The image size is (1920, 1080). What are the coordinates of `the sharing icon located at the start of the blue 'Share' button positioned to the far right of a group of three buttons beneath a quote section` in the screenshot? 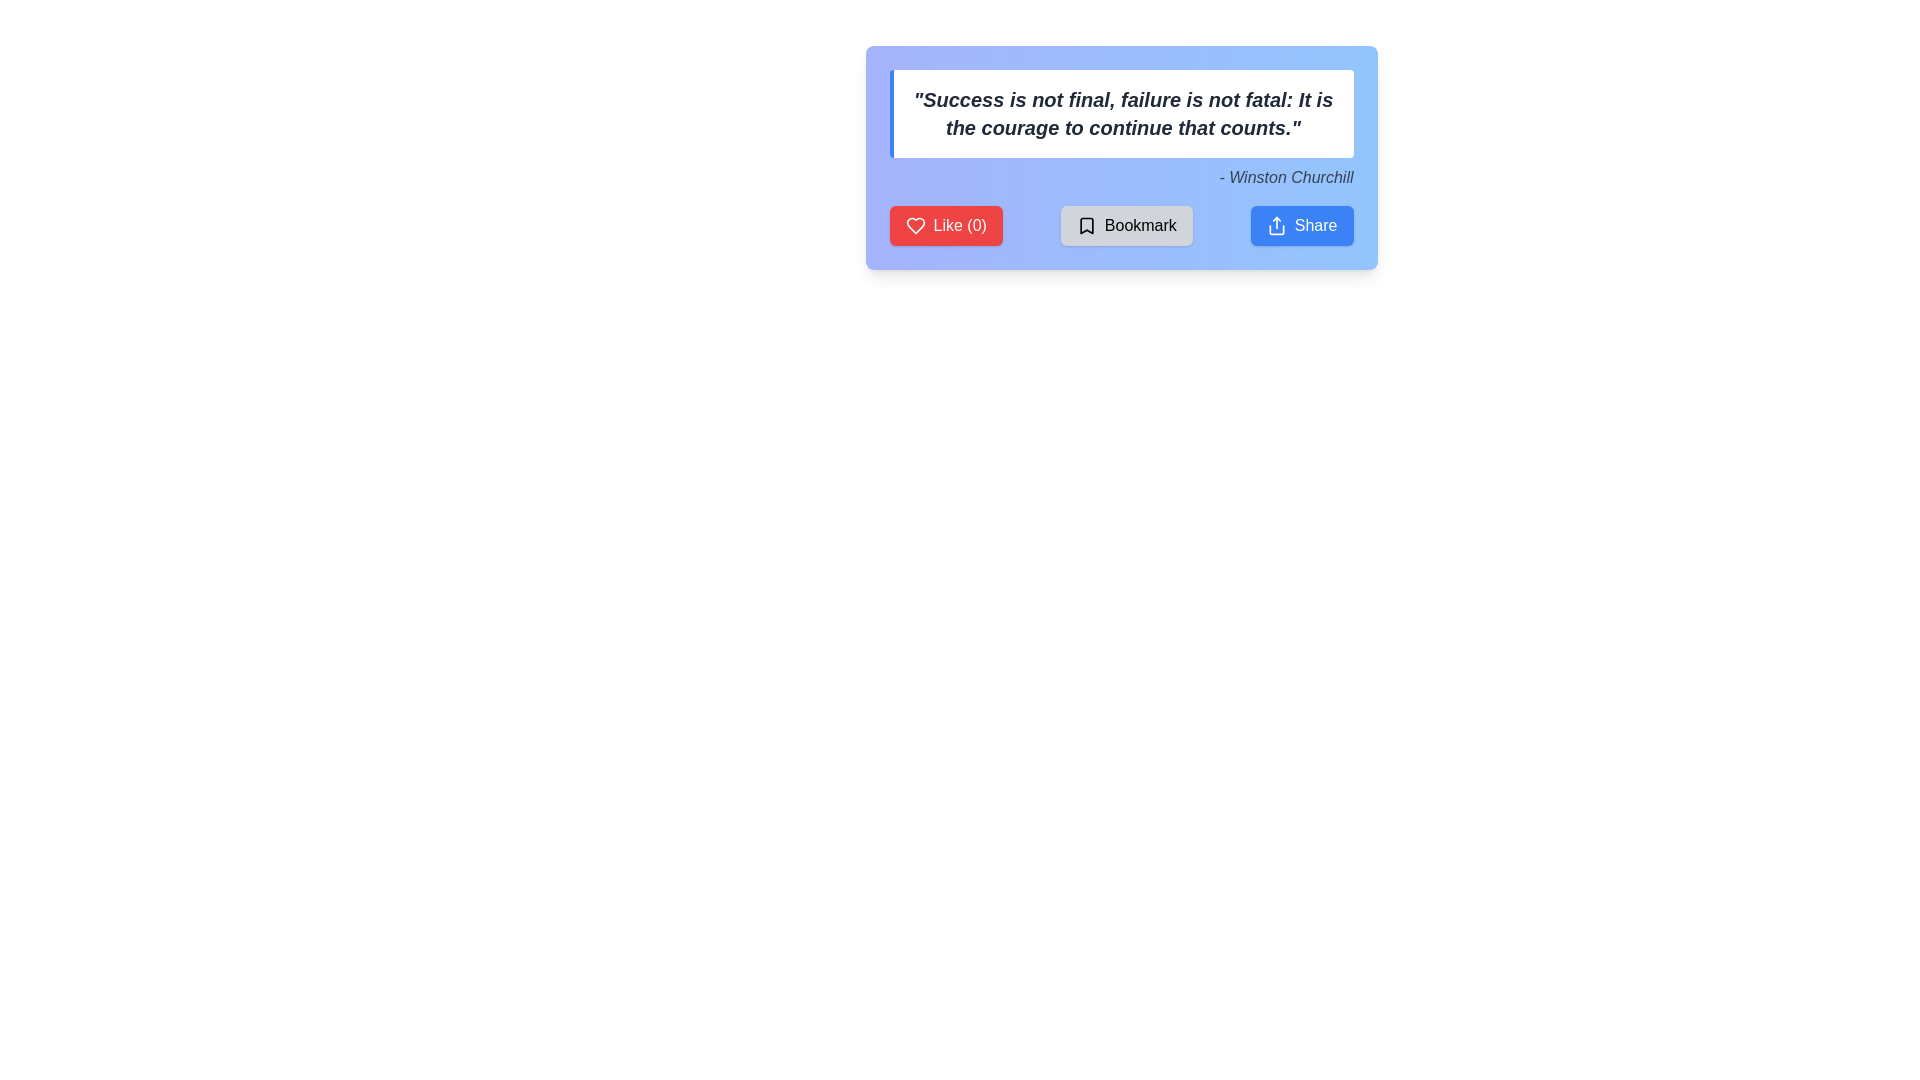 It's located at (1275, 225).